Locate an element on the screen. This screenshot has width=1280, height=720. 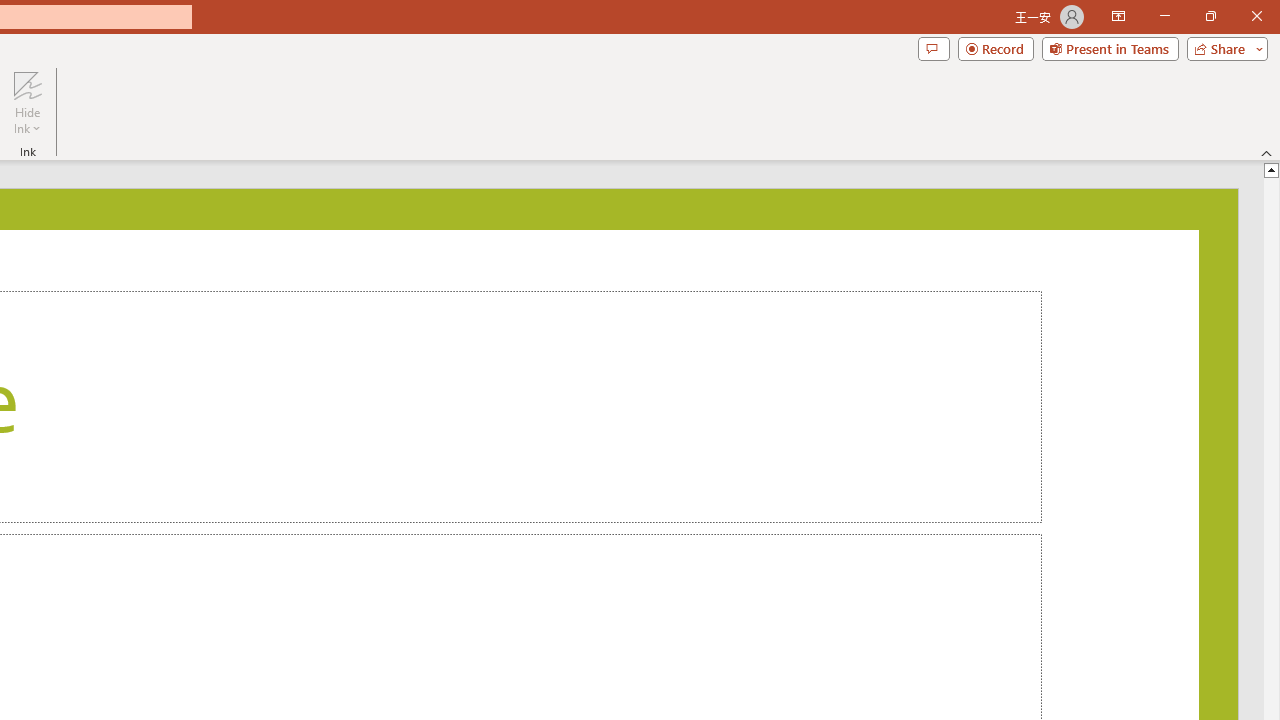
'Hide Ink' is located at coordinates (27, 84).